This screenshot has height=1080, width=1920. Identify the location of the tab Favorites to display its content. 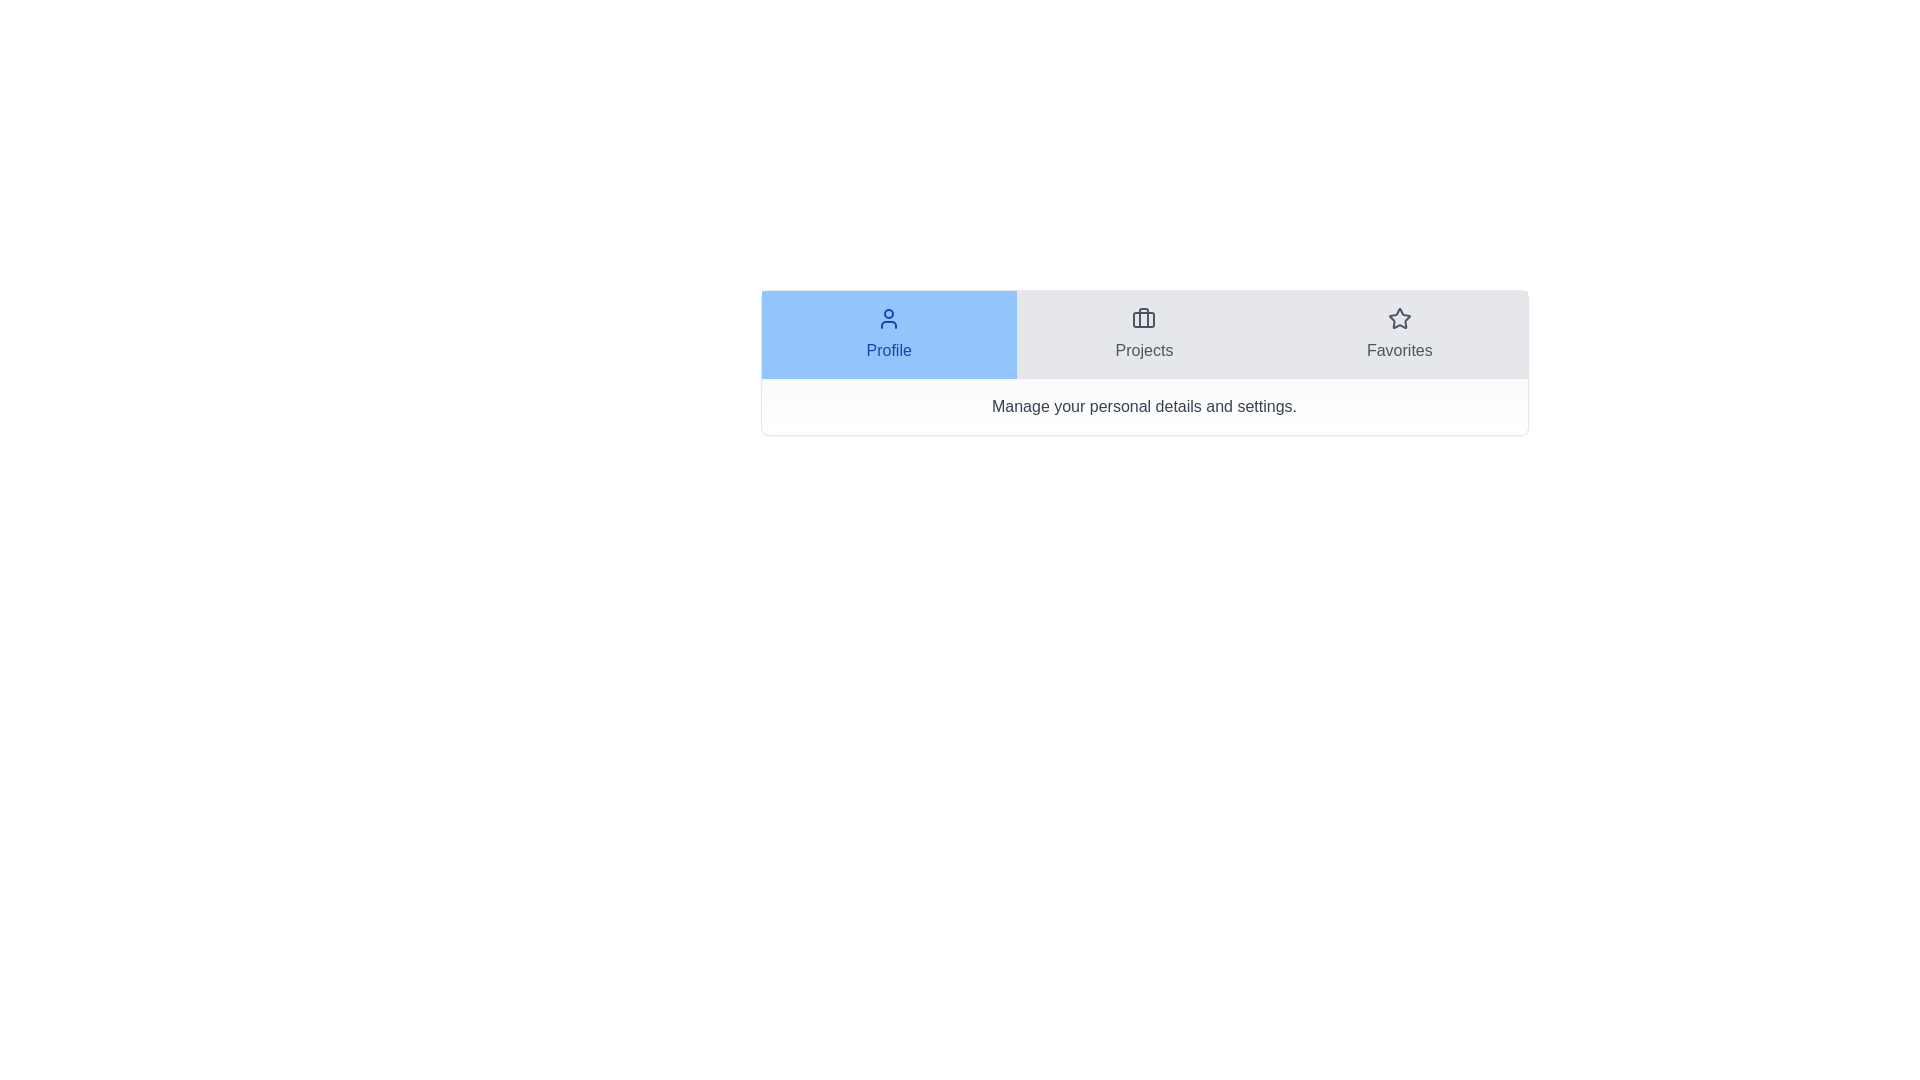
(1398, 334).